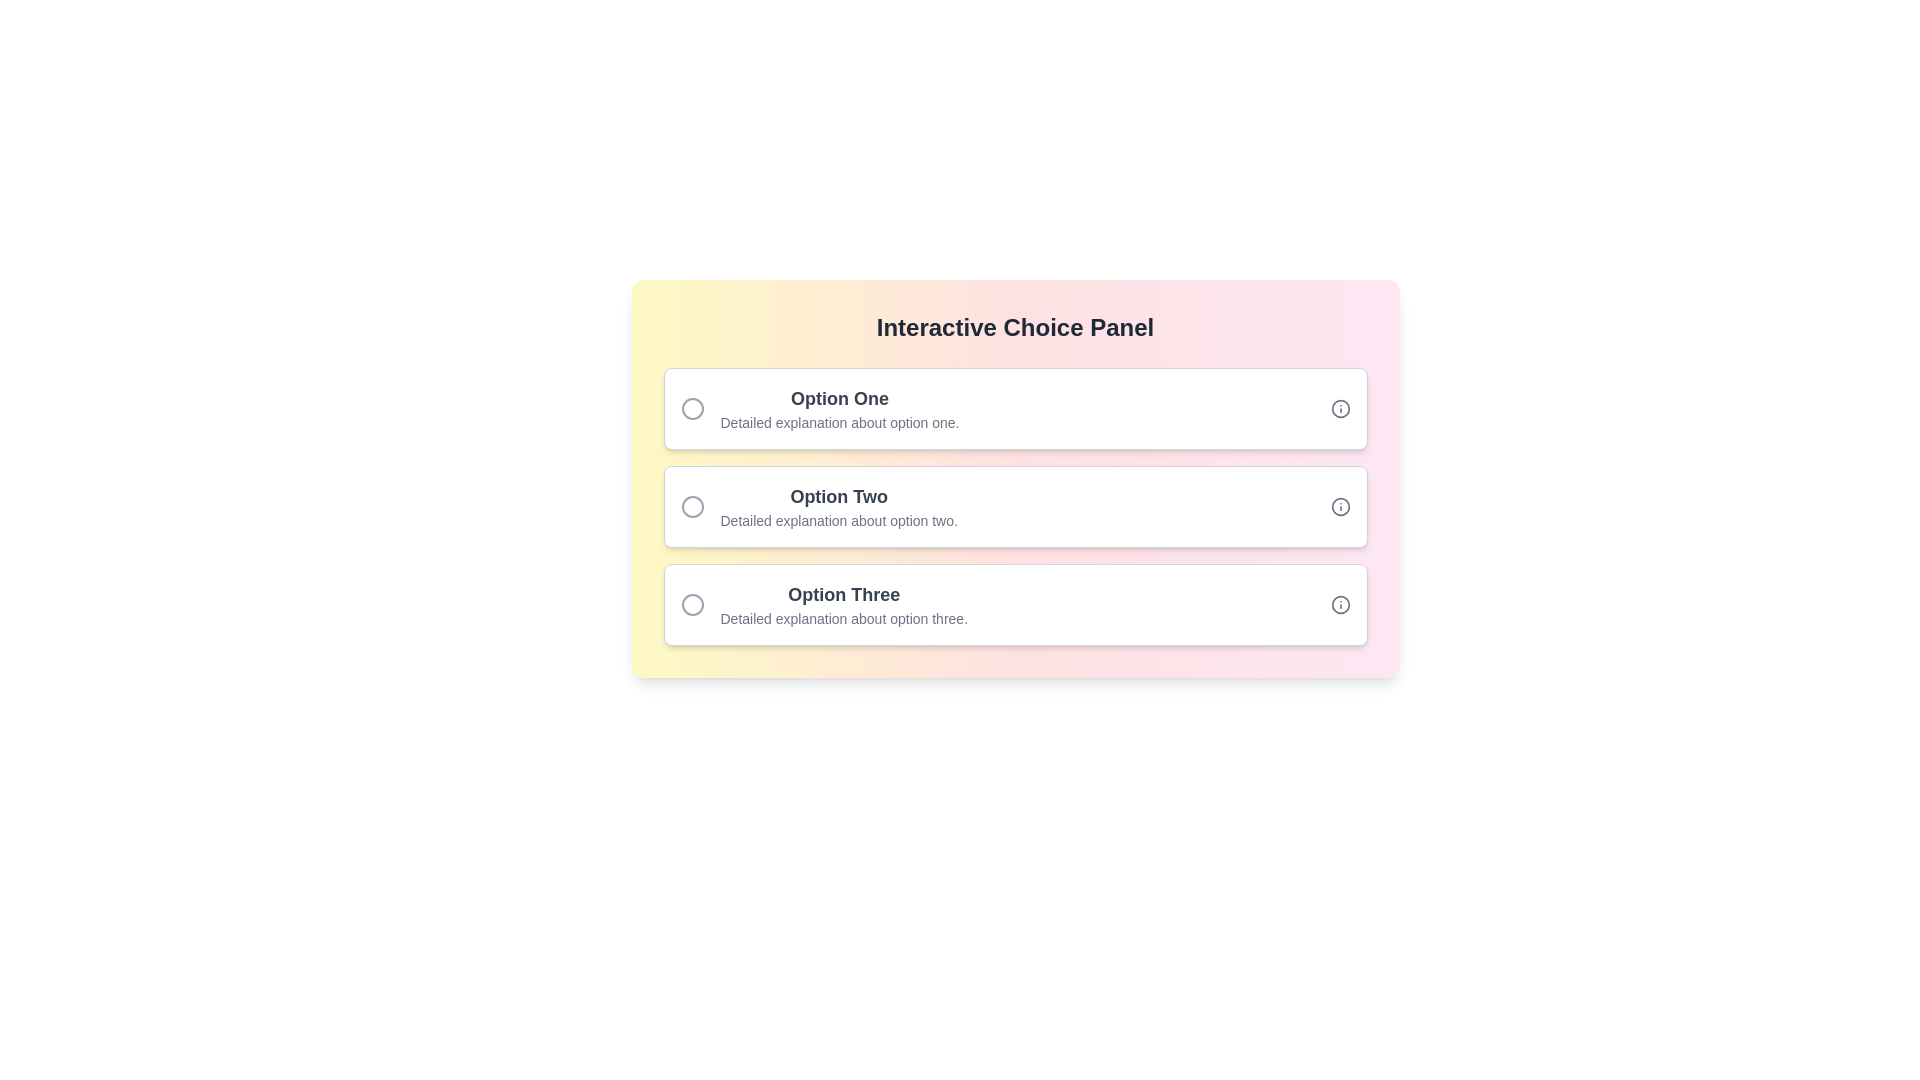 The width and height of the screenshot is (1920, 1080). What do you see at coordinates (839, 496) in the screenshot?
I see `the text label 'Option Two', which is styled in bold and dark gray, indicating the second choice in the interactive choice panel` at bounding box center [839, 496].